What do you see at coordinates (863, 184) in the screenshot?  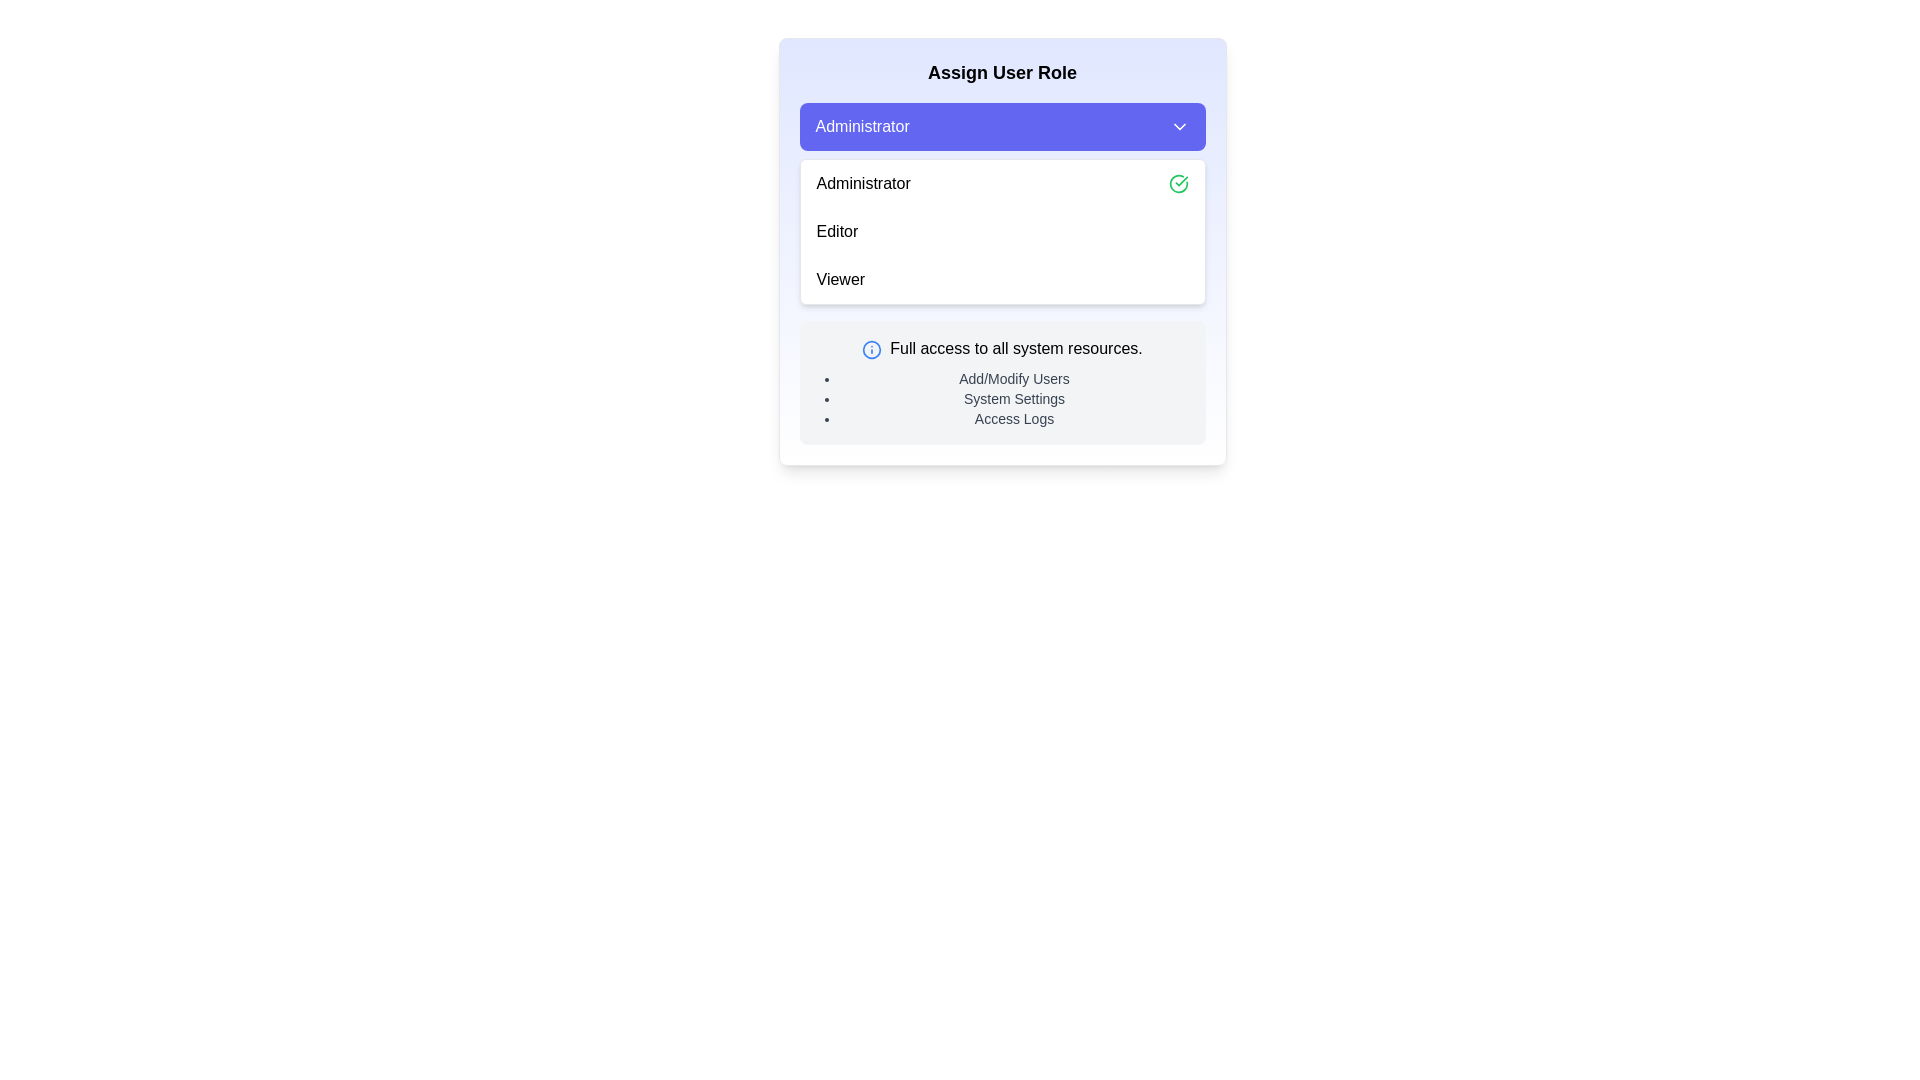 I see `the 'Administrator' role text label within the 'Assign User Role' dropdown` at bounding box center [863, 184].